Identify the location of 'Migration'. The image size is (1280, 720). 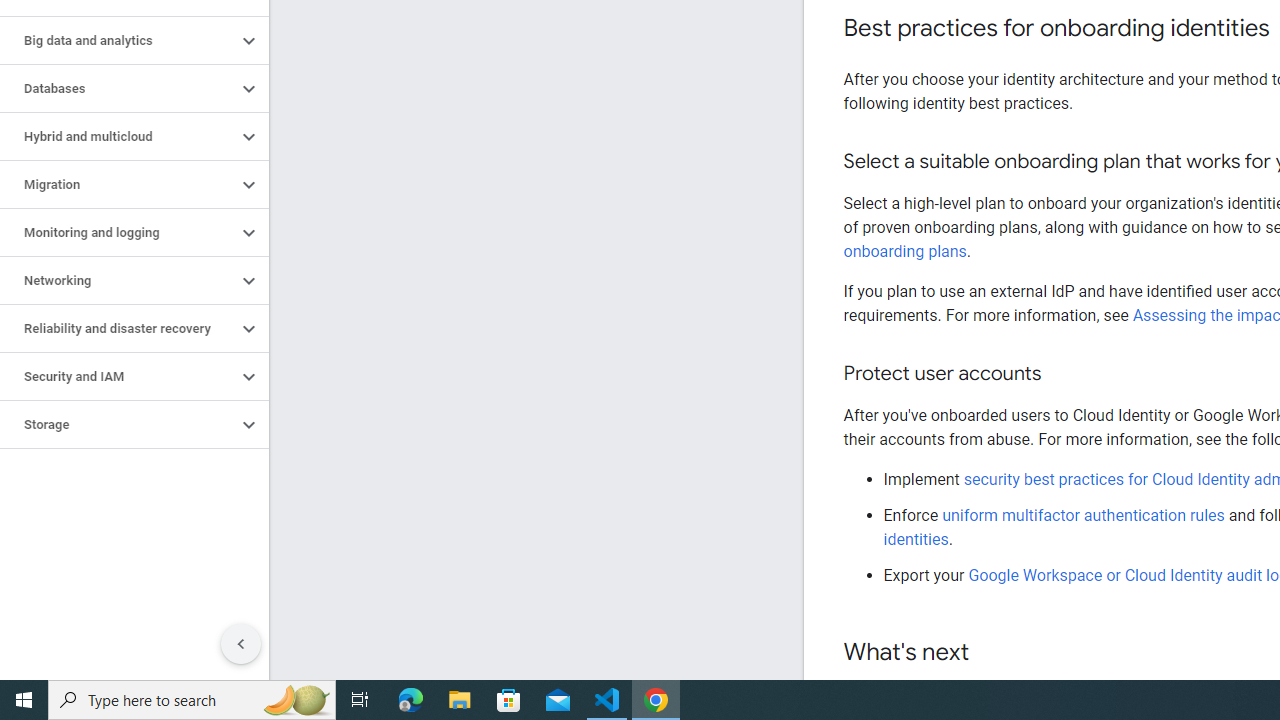
(117, 185).